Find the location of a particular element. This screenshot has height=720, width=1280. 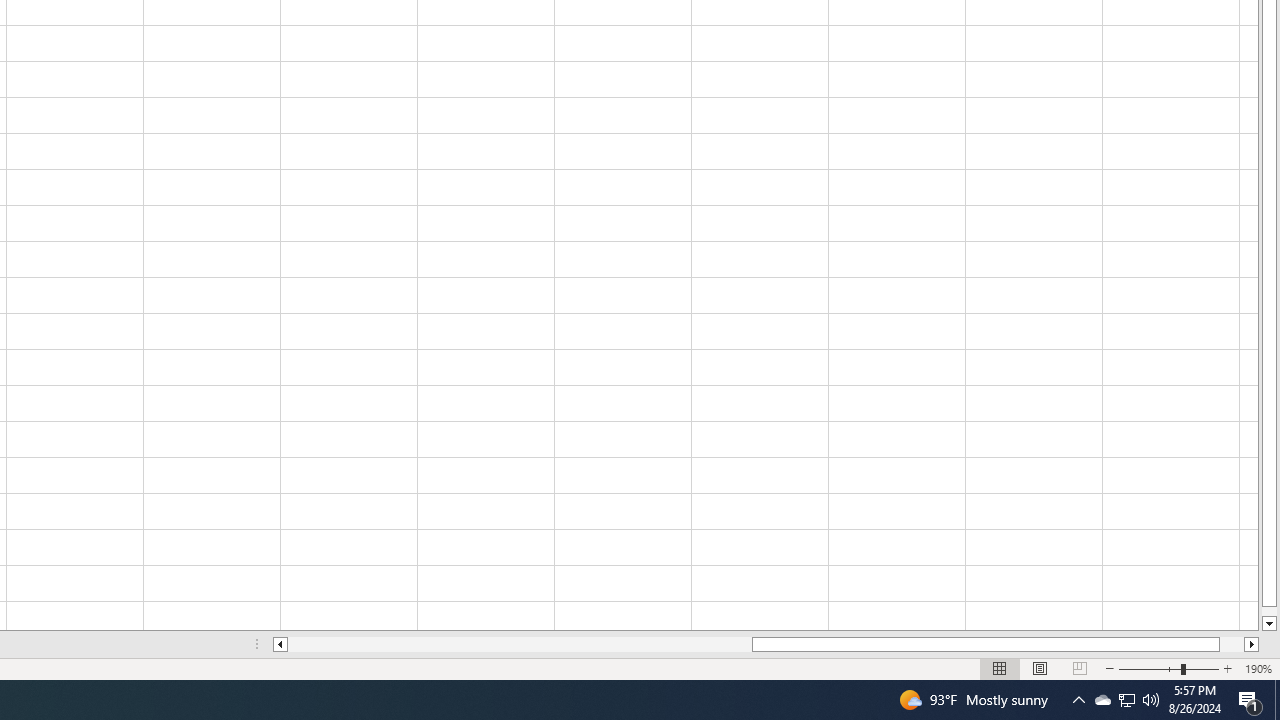

'Normal' is located at coordinates (1000, 669).